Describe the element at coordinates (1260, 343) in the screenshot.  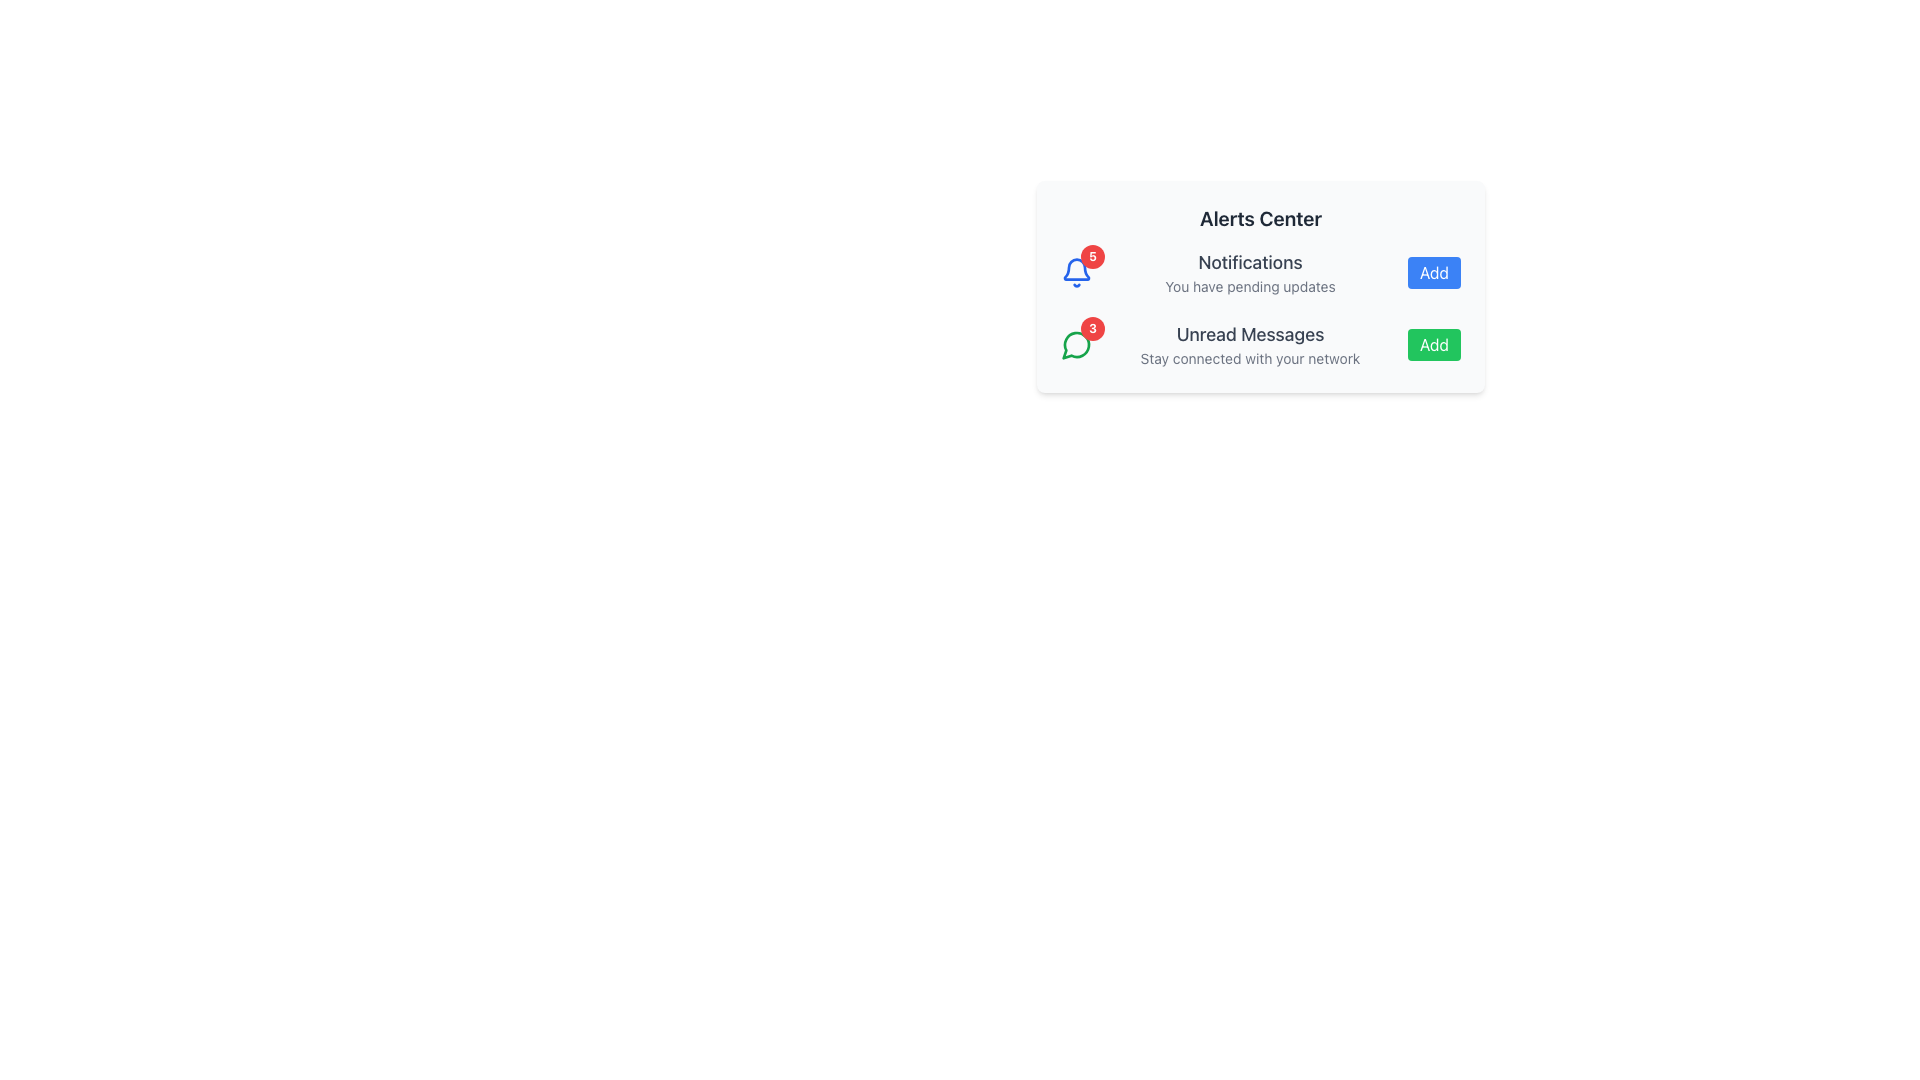
I see `the Notification Card at the bottom of the two-item list to read the information provided within the card` at that location.